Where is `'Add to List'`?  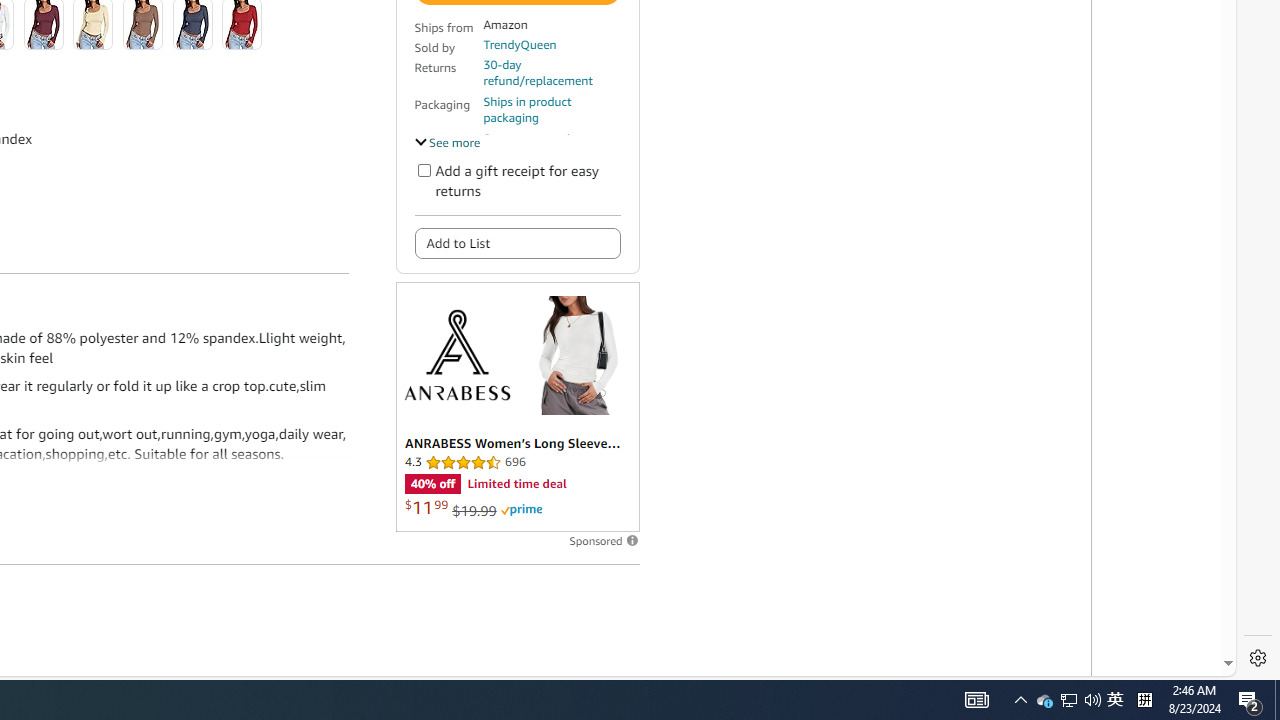 'Add to List' is located at coordinates (517, 242).